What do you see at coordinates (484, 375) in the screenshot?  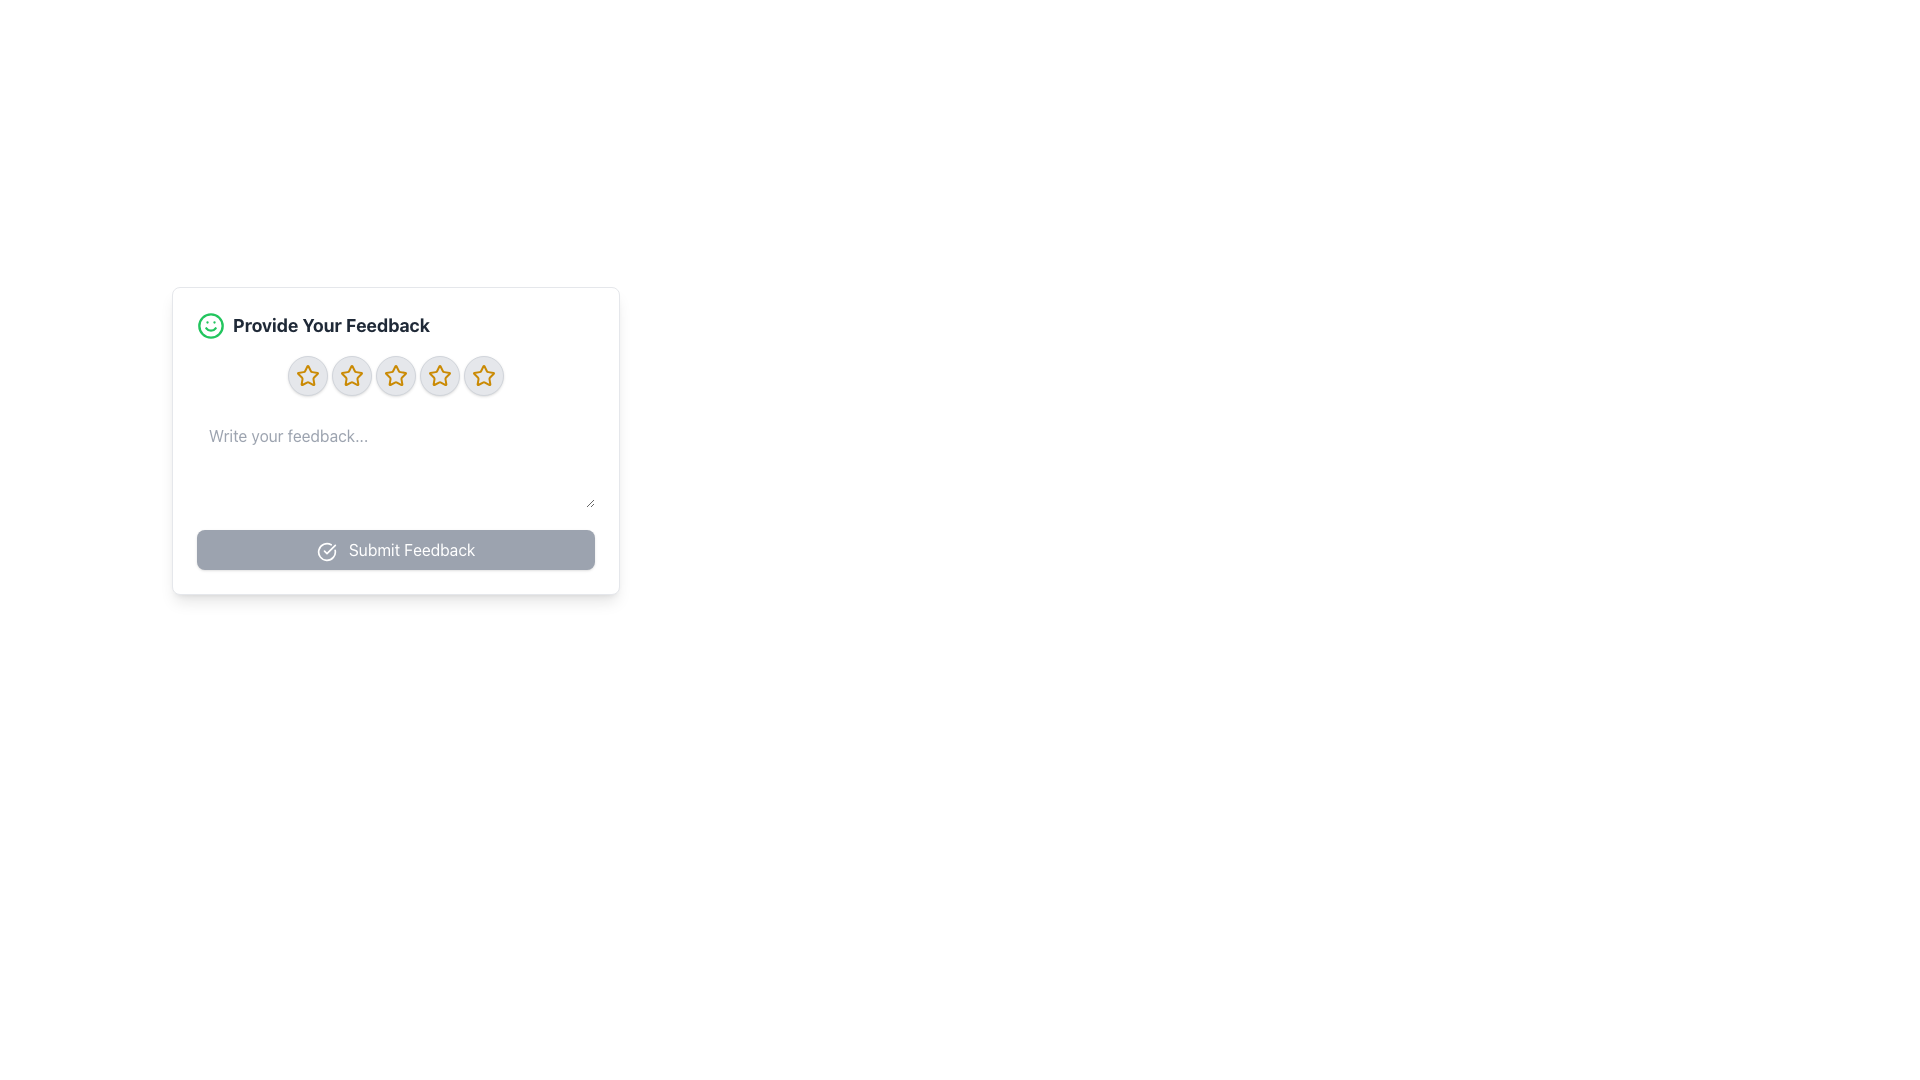 I see `the fifth star-shaped rating icon, which is yellow and part of a feedback component, to indicate a potential rating` at bounding box center [484, 375].